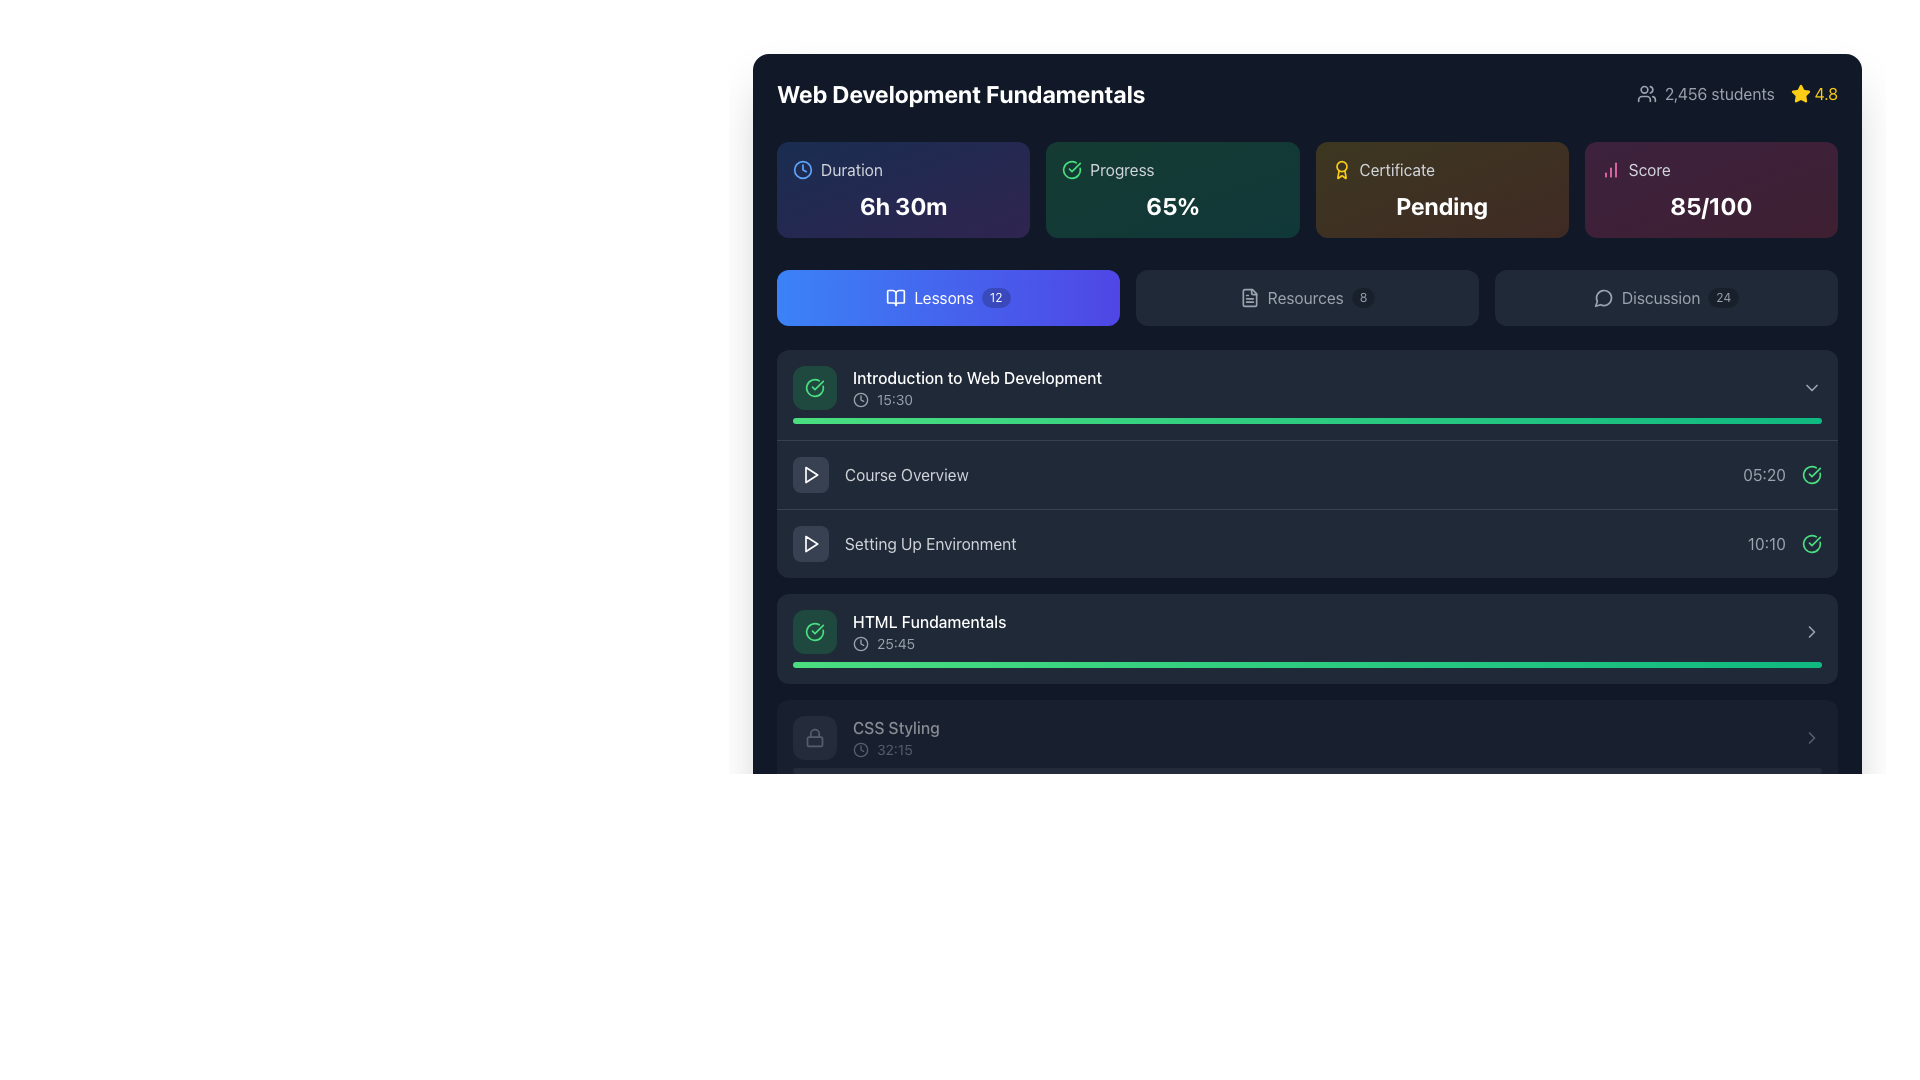 This screenshot has width=1920, height=1080. What do you see at coordinates (1766, 543) in the screenshot?
I see `the text element displaying '10:10', which is styled with a gray font and positioned to the right of the 'HTML Fundamentals' section in the UI` at bounding box center [1766, 543].